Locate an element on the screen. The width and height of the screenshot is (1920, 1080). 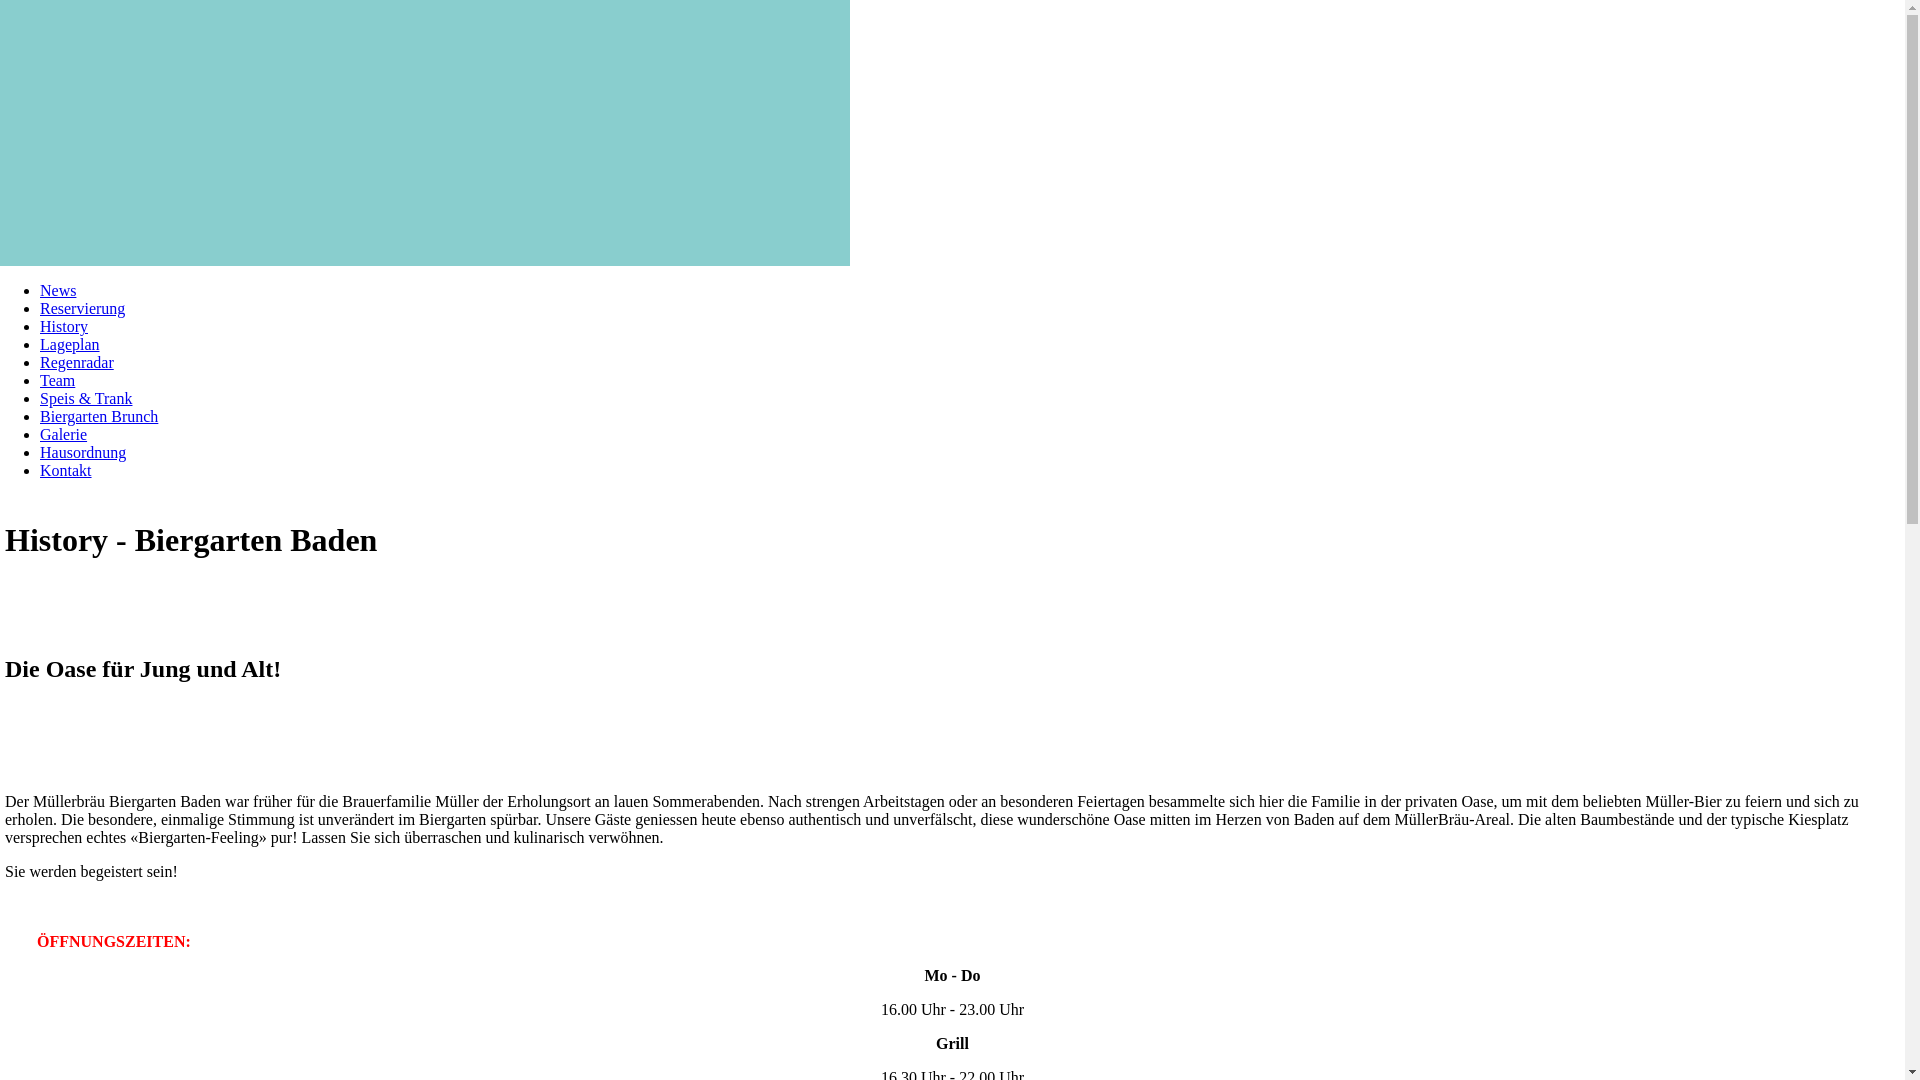
'Team' is located at coordinates (39, 380).